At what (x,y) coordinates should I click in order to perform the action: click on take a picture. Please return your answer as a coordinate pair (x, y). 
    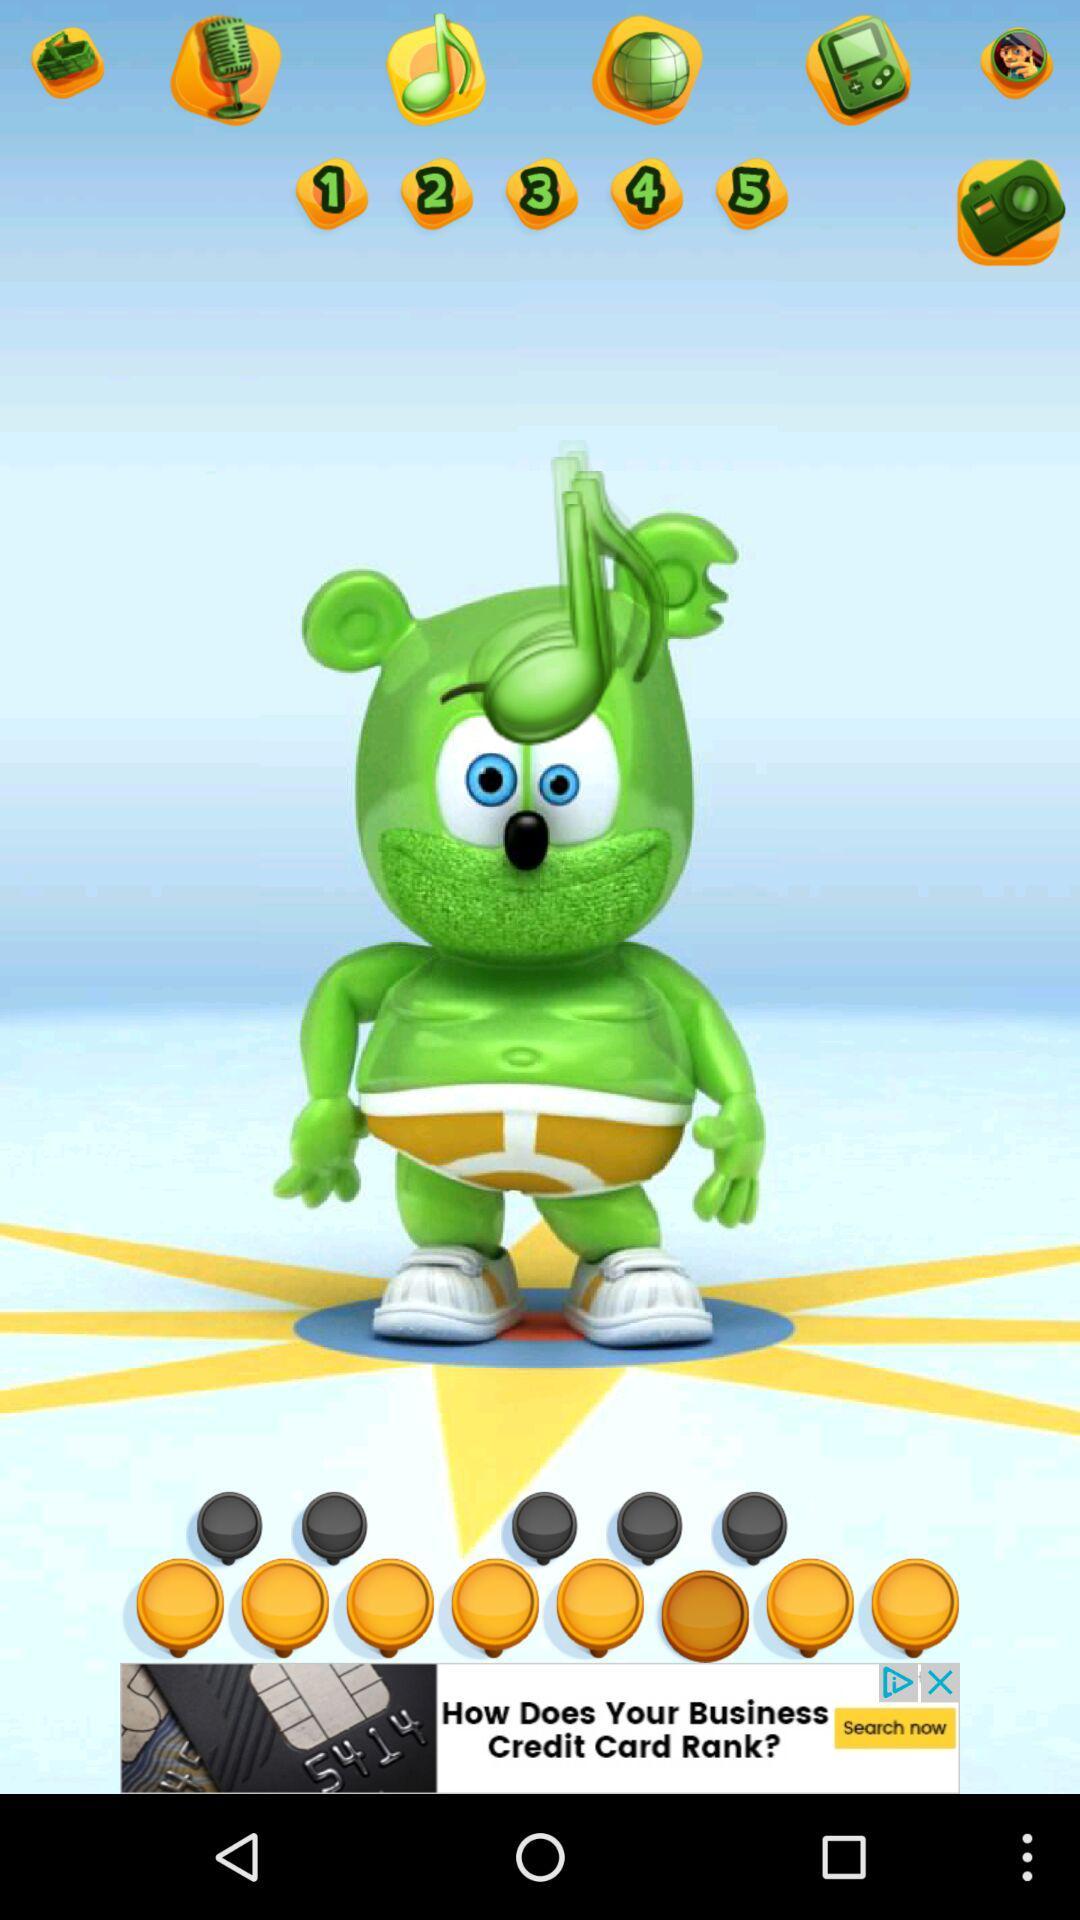
    Looking at the image, I should click on (1007, 216).